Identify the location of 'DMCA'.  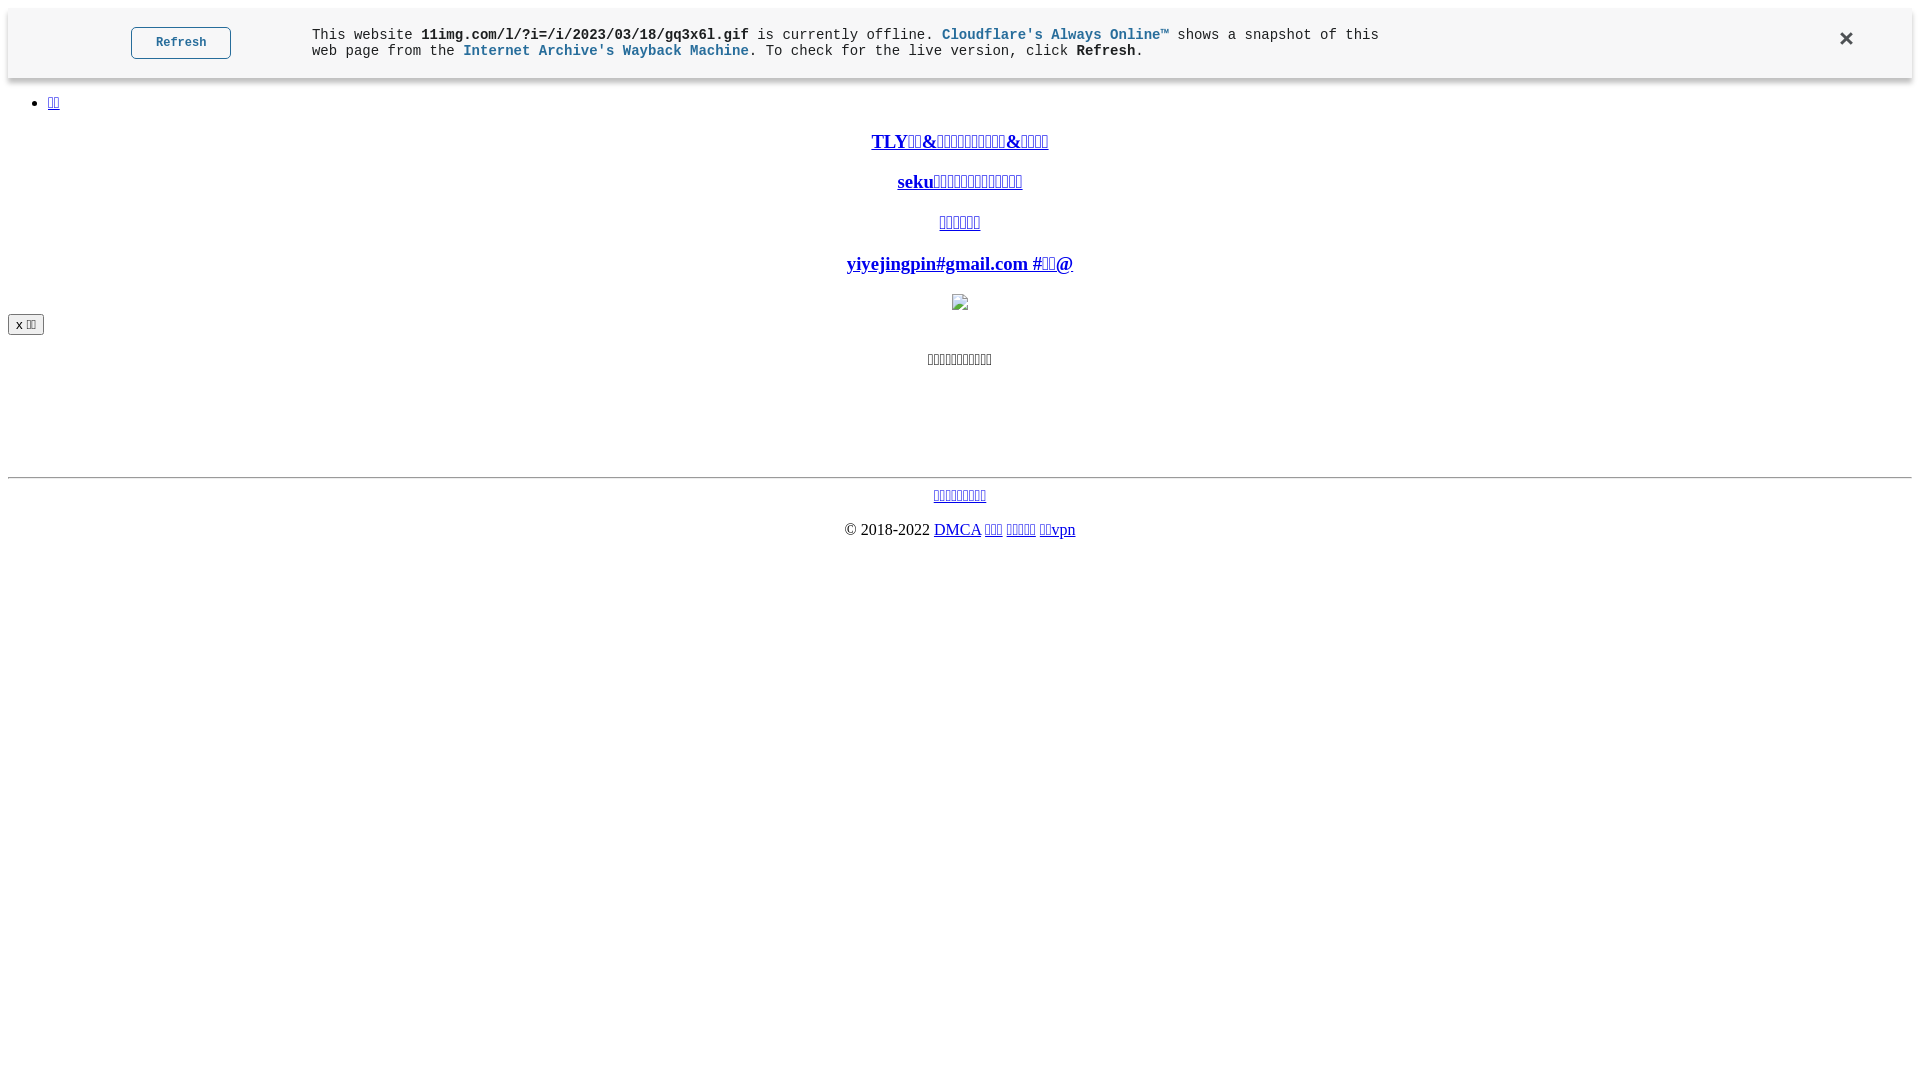
(956, 528).